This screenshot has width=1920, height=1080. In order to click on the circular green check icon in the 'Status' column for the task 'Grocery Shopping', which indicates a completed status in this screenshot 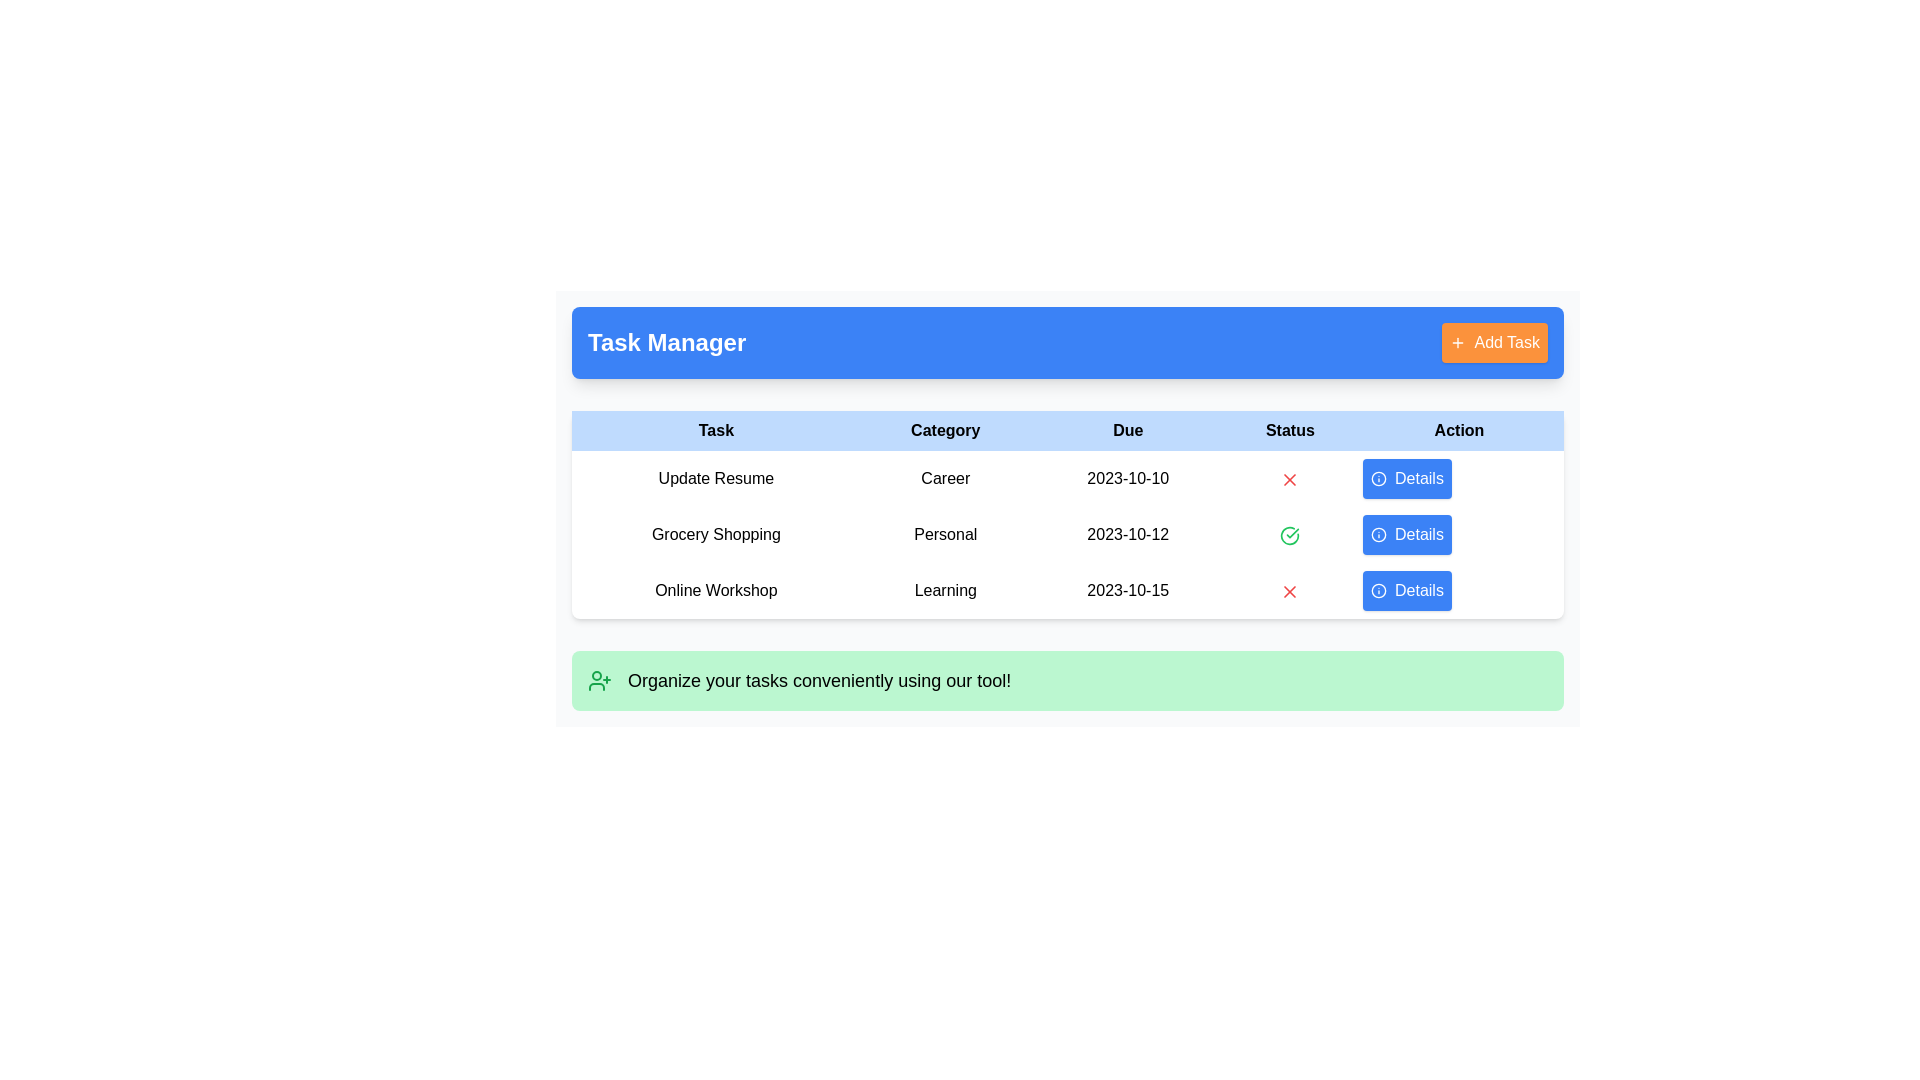, I will do `click(1290, 534)`.